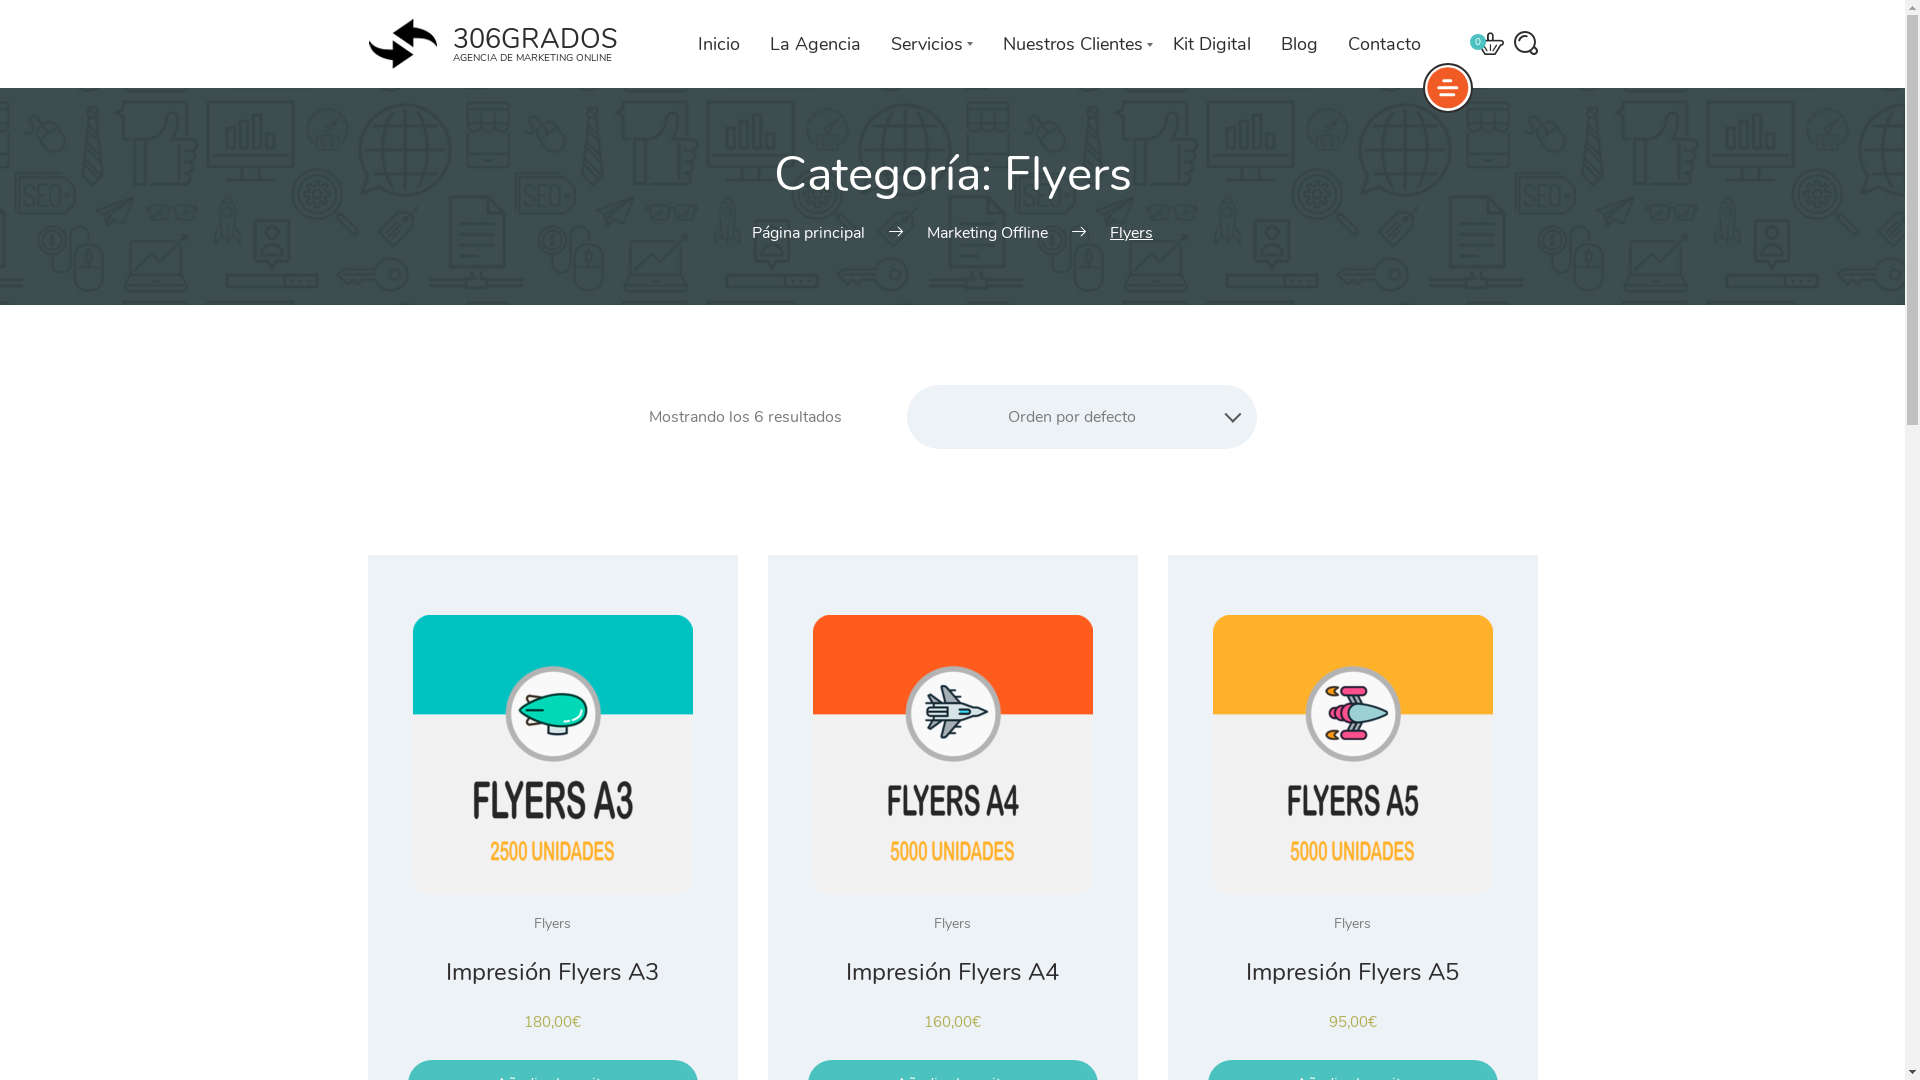 The width and height of the screenshot is (1920, 1080). What do you see at coordinates (533, 923) in the screenshot?
I see `'Flyers'` at bounding box center [533, 923].